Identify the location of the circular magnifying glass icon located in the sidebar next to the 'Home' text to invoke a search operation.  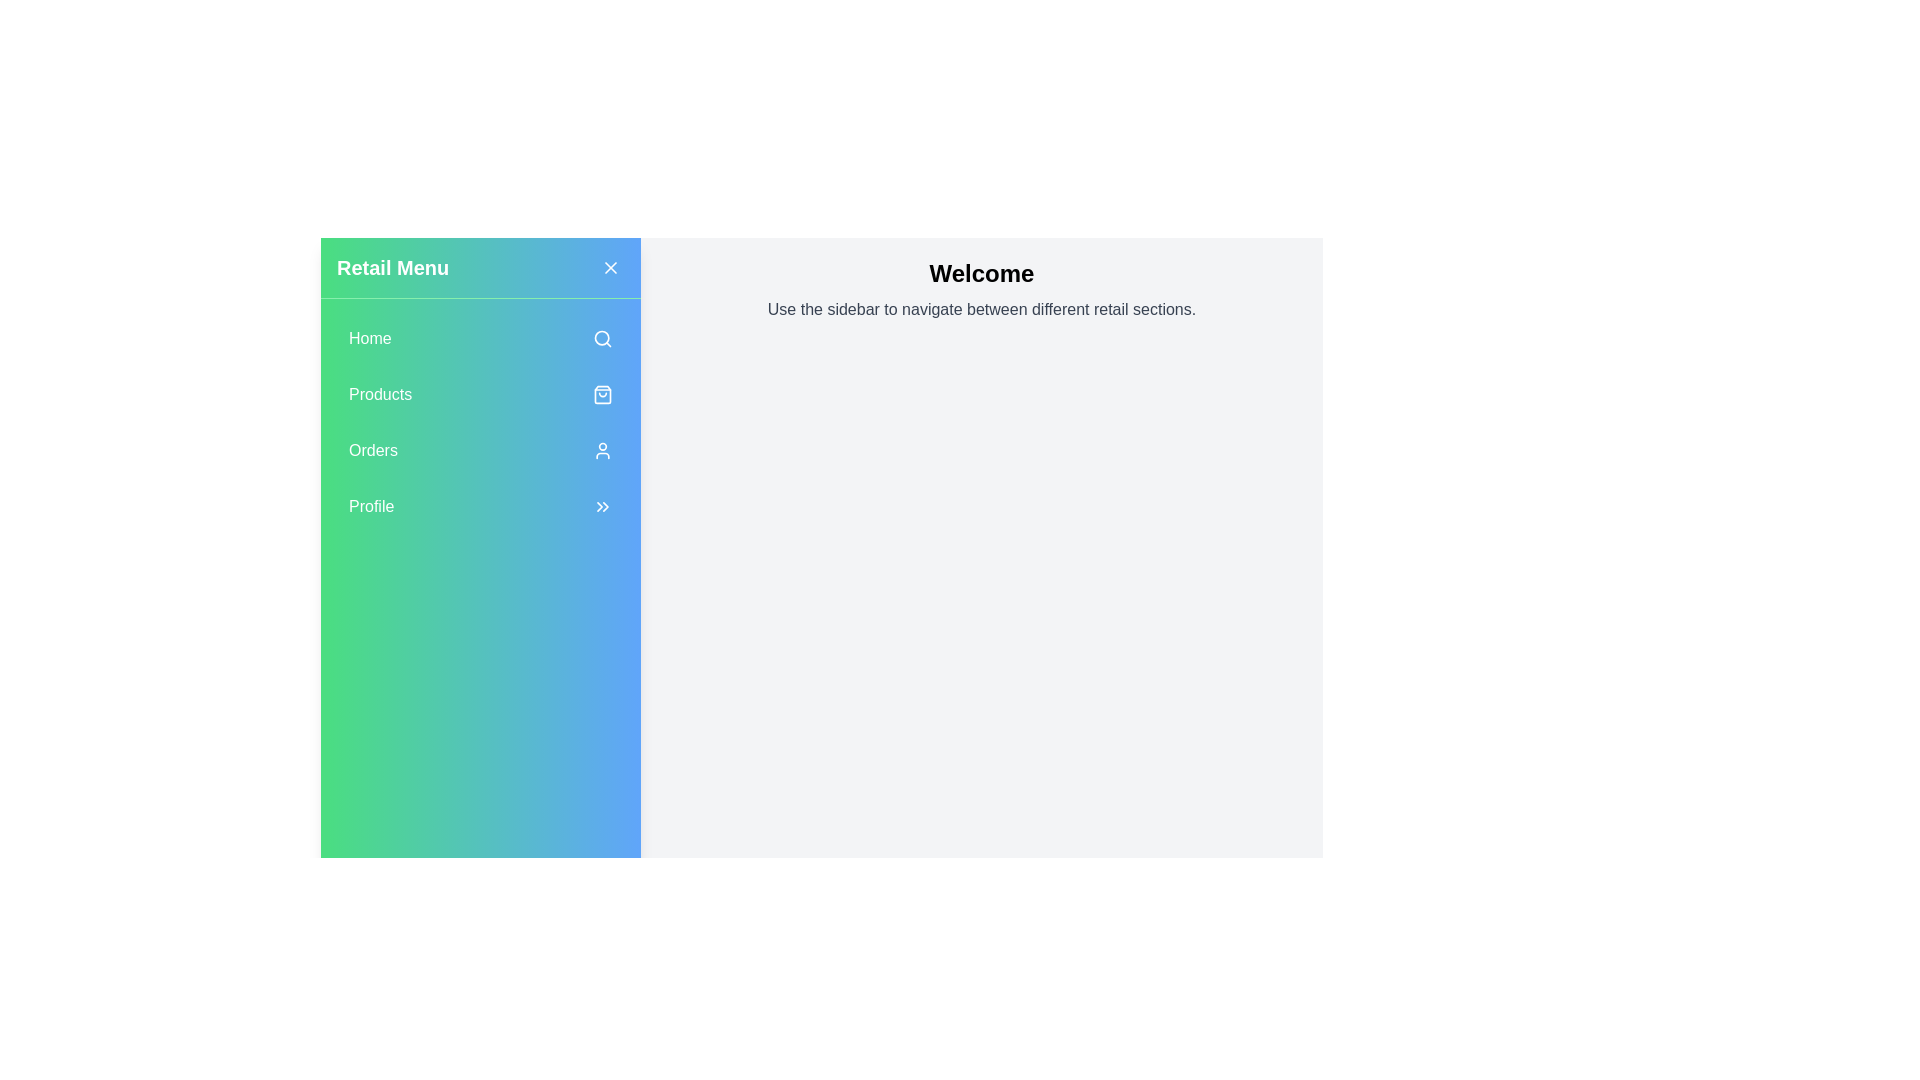
(601, 337).